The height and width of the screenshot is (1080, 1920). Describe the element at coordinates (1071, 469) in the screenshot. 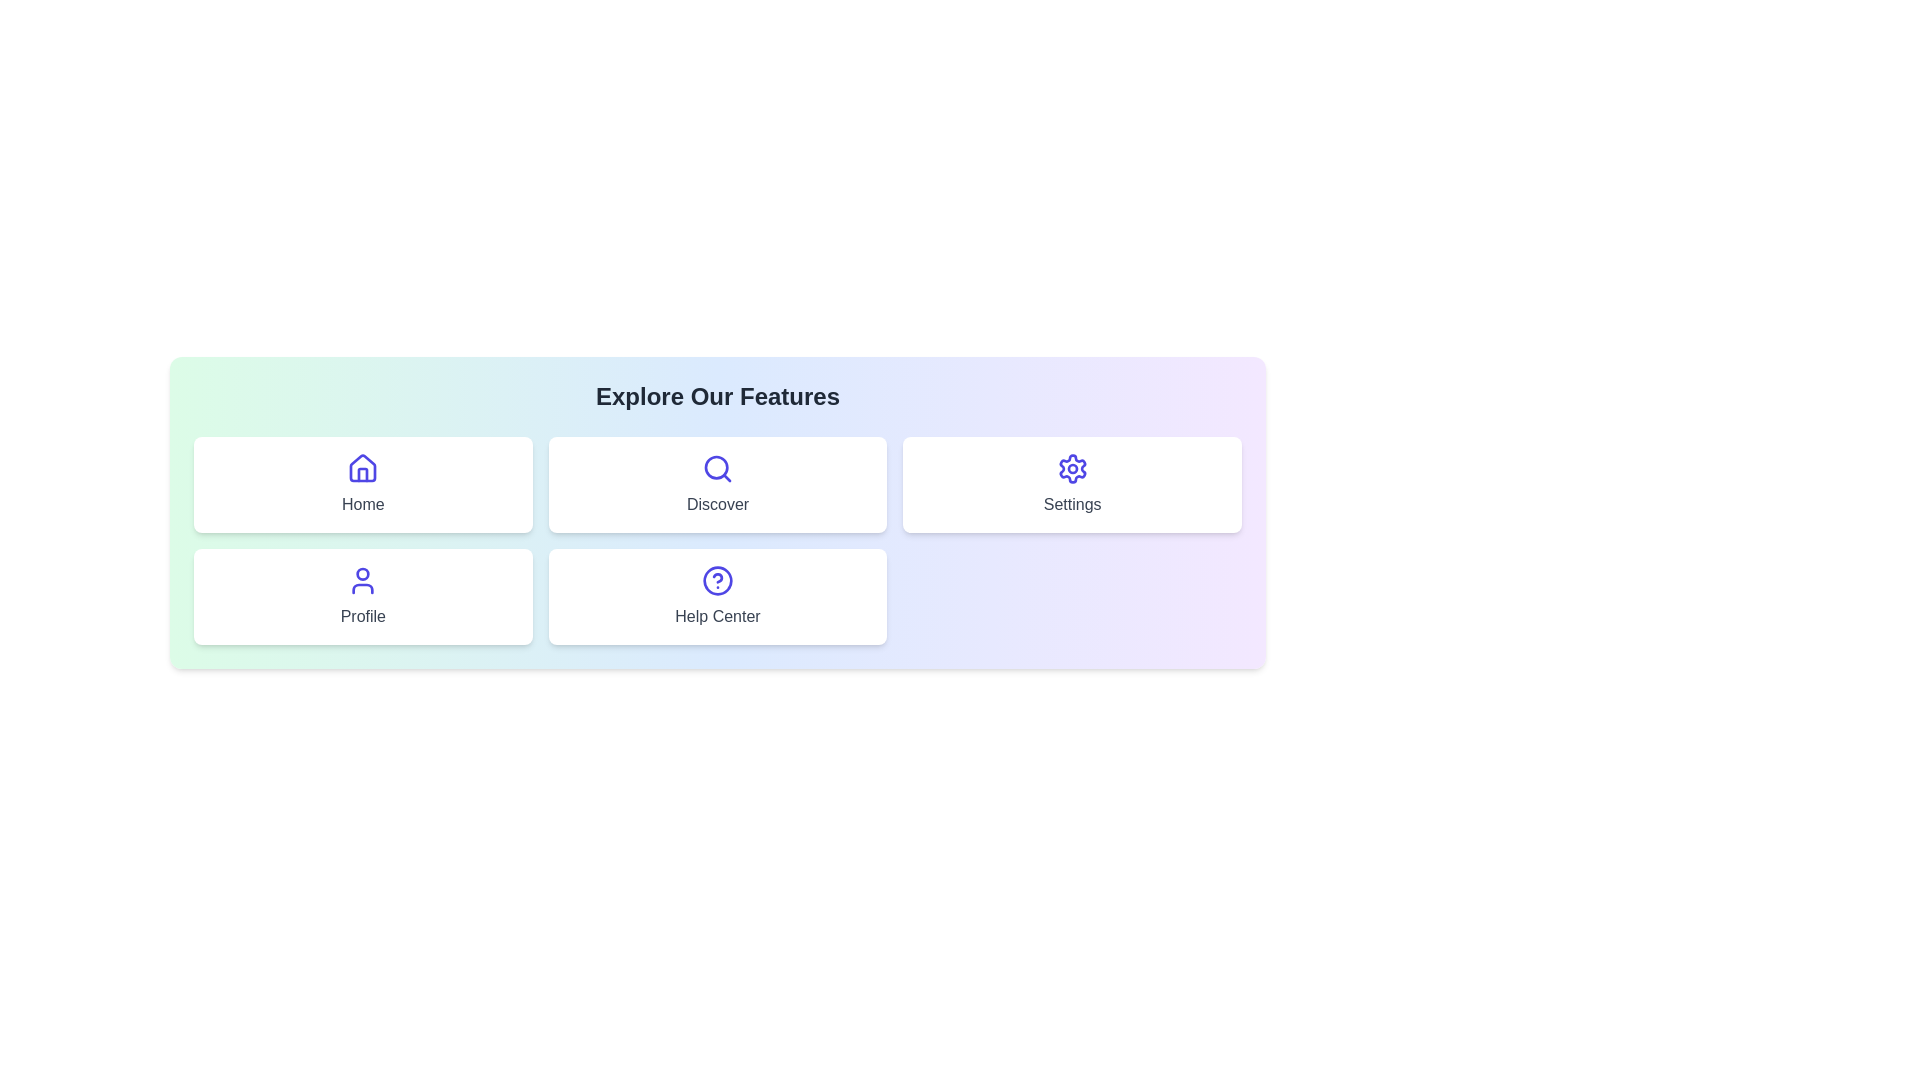

I see `the 'Settings' icon located in the top-right corner of the interface's main section, within the 'Explore Our Features' grid layout` at that location.